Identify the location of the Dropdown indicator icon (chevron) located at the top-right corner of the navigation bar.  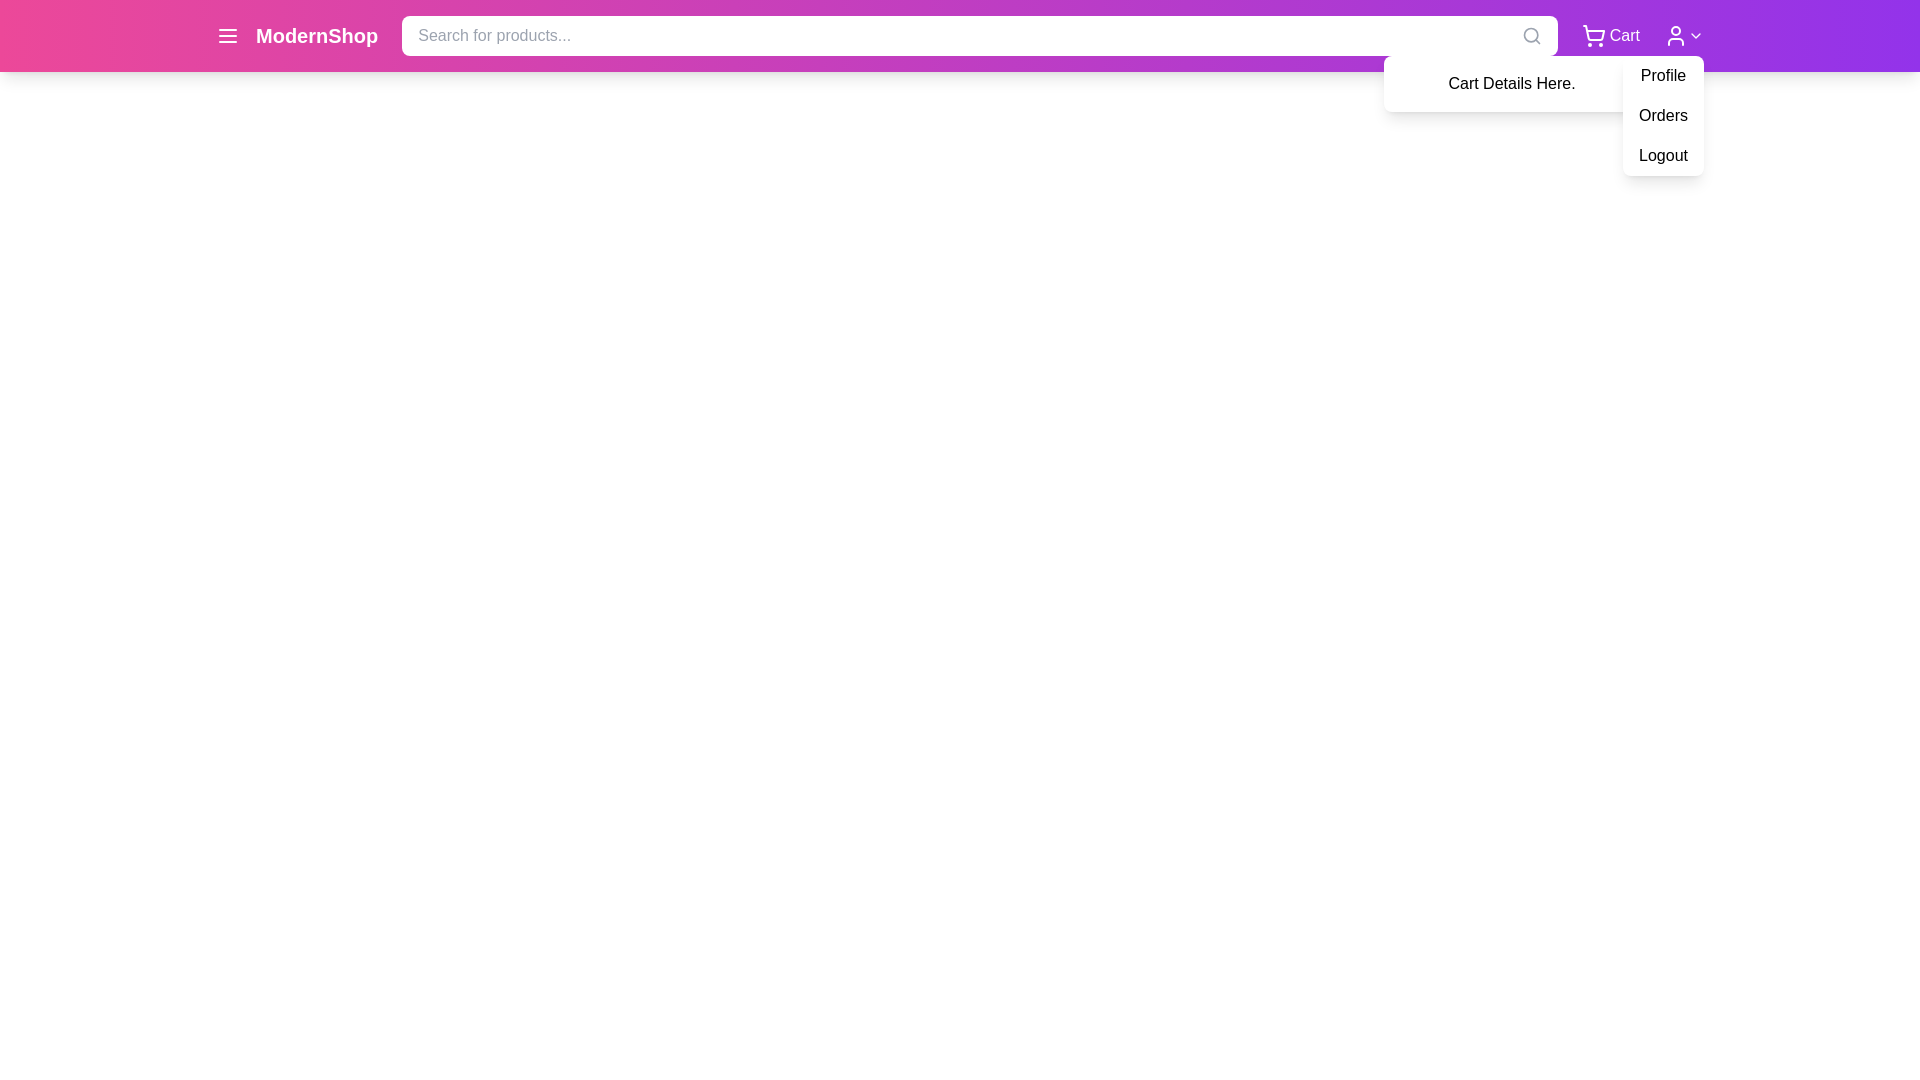
(1694, 35).